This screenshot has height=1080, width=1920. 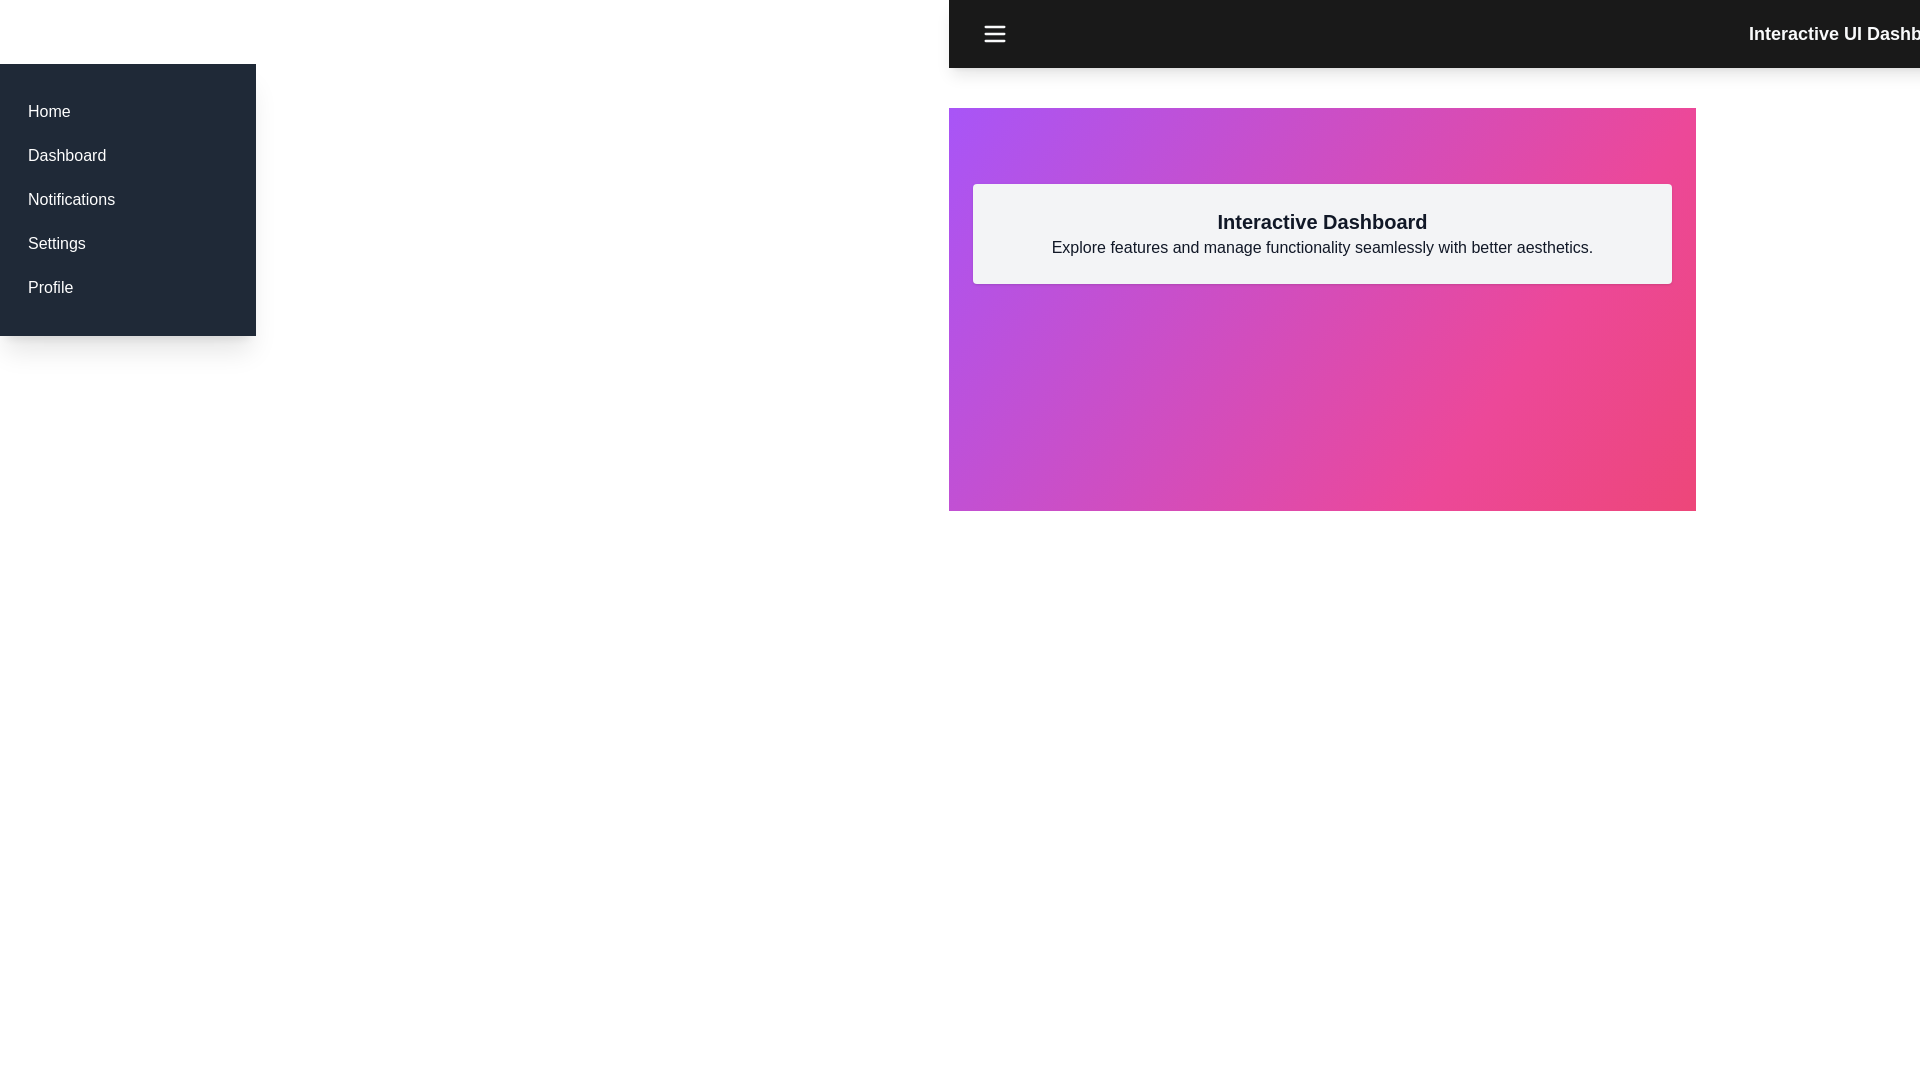 What do you see at coordinates (994, 34) in the screenshot?
I see `the button labeled Menu to observe visual feedback` at bounding box center [994, 34].